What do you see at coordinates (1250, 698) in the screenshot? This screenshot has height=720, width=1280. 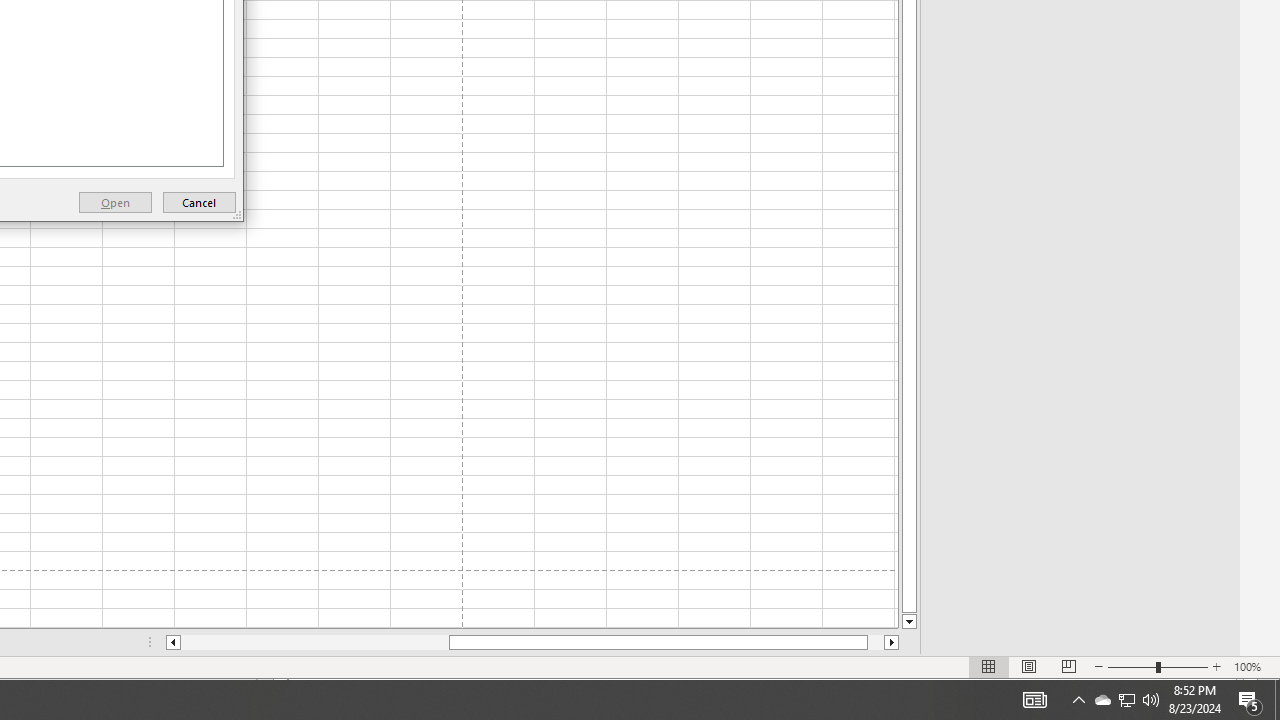 I see `'Action Center, 5 new notifications'` at bounding box center [1250, 698].